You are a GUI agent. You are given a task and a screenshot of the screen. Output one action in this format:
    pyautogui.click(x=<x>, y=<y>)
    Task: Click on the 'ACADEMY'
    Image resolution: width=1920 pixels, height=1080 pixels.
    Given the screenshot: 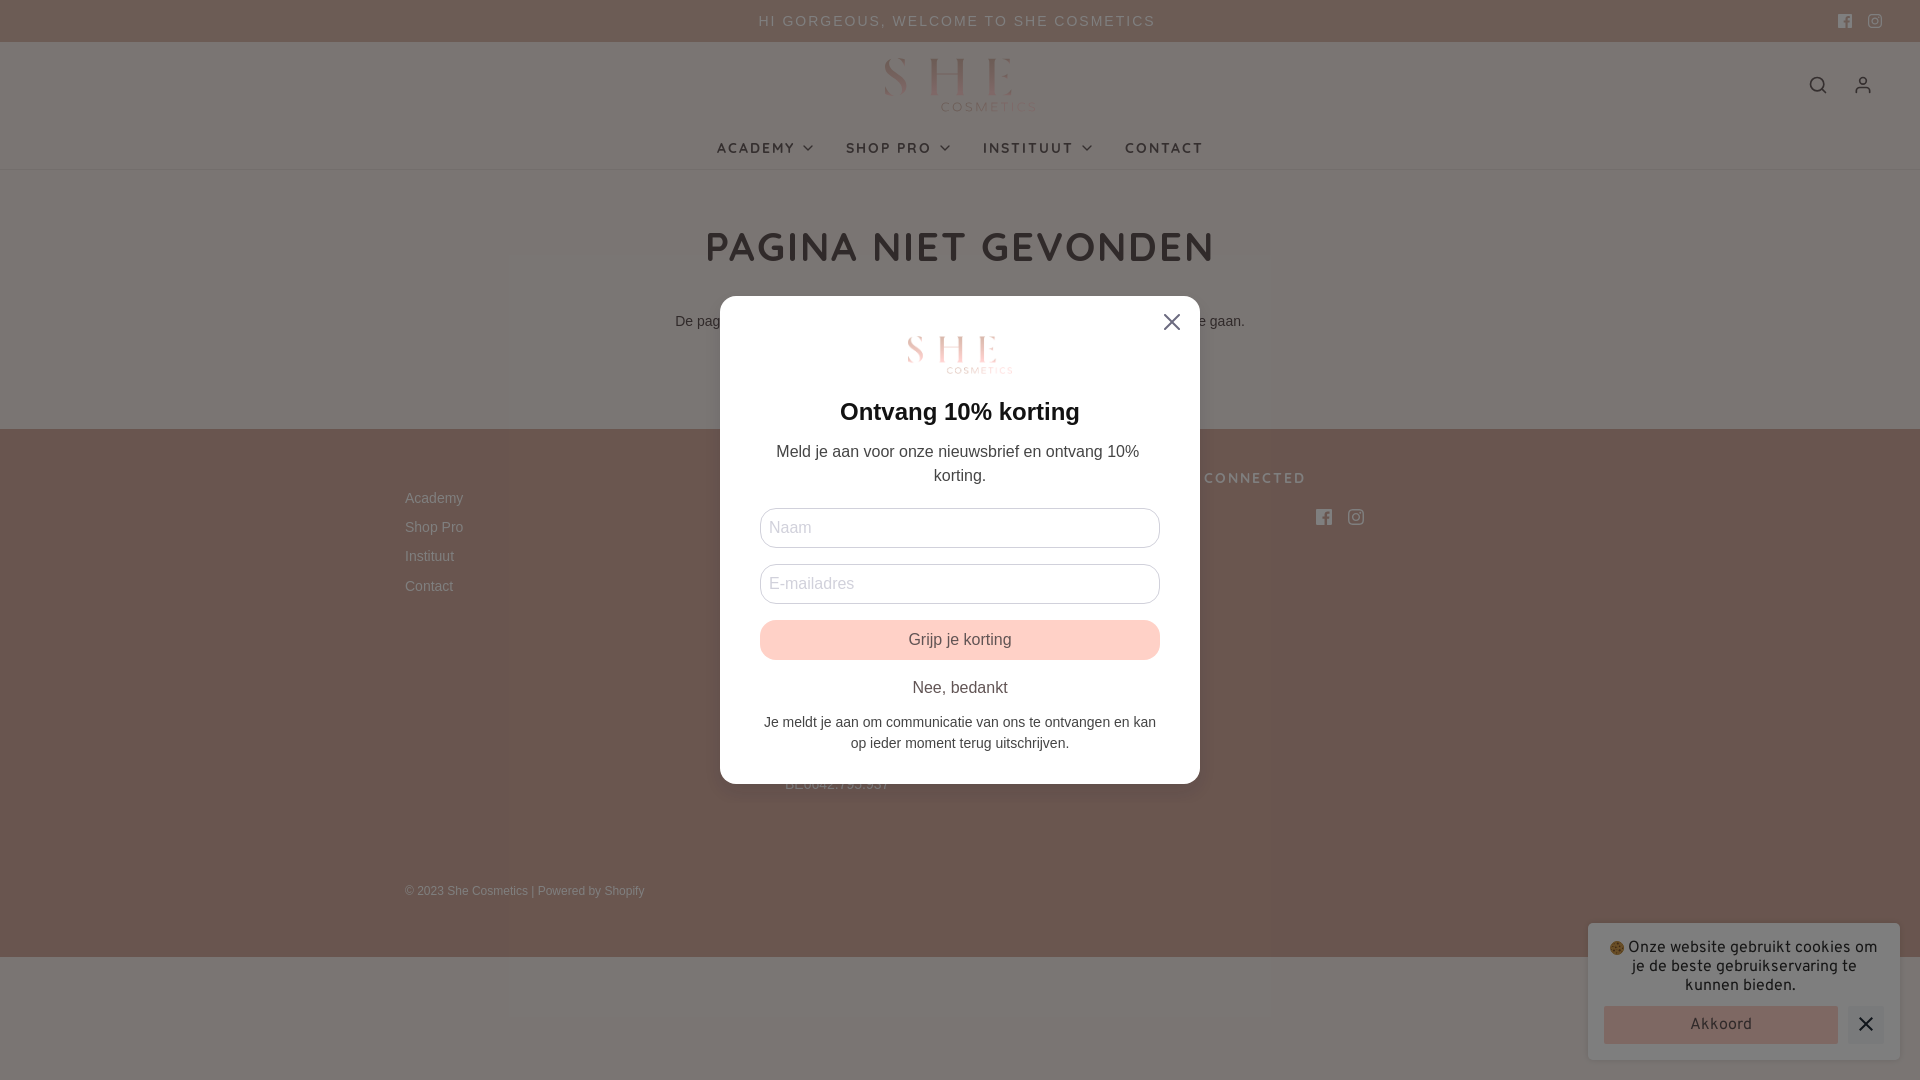 What is the action you would take?
    pyautogui.click(x=764, y=146)
    